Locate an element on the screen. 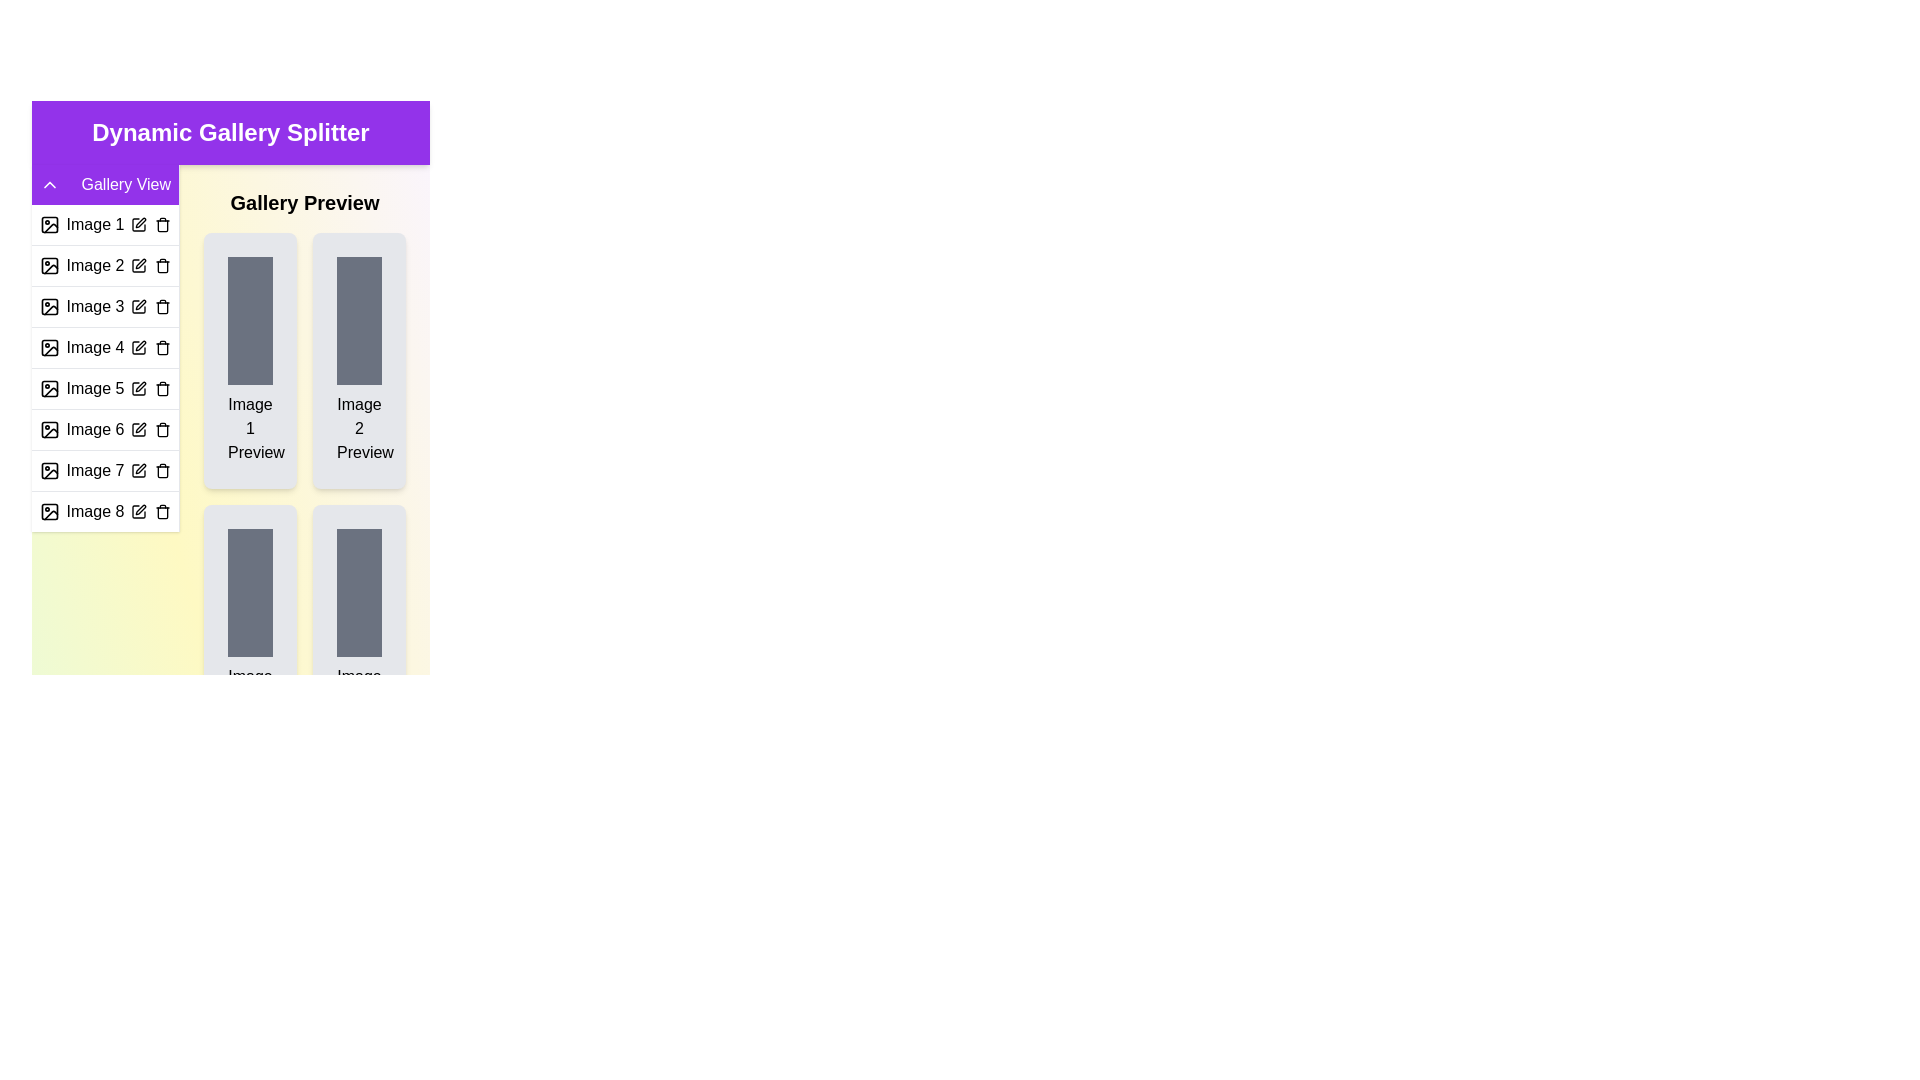  the delete icon of the first list item row labeled 'Image 1' in the 'Gallery View' panel is located at coordinates (104, 224).